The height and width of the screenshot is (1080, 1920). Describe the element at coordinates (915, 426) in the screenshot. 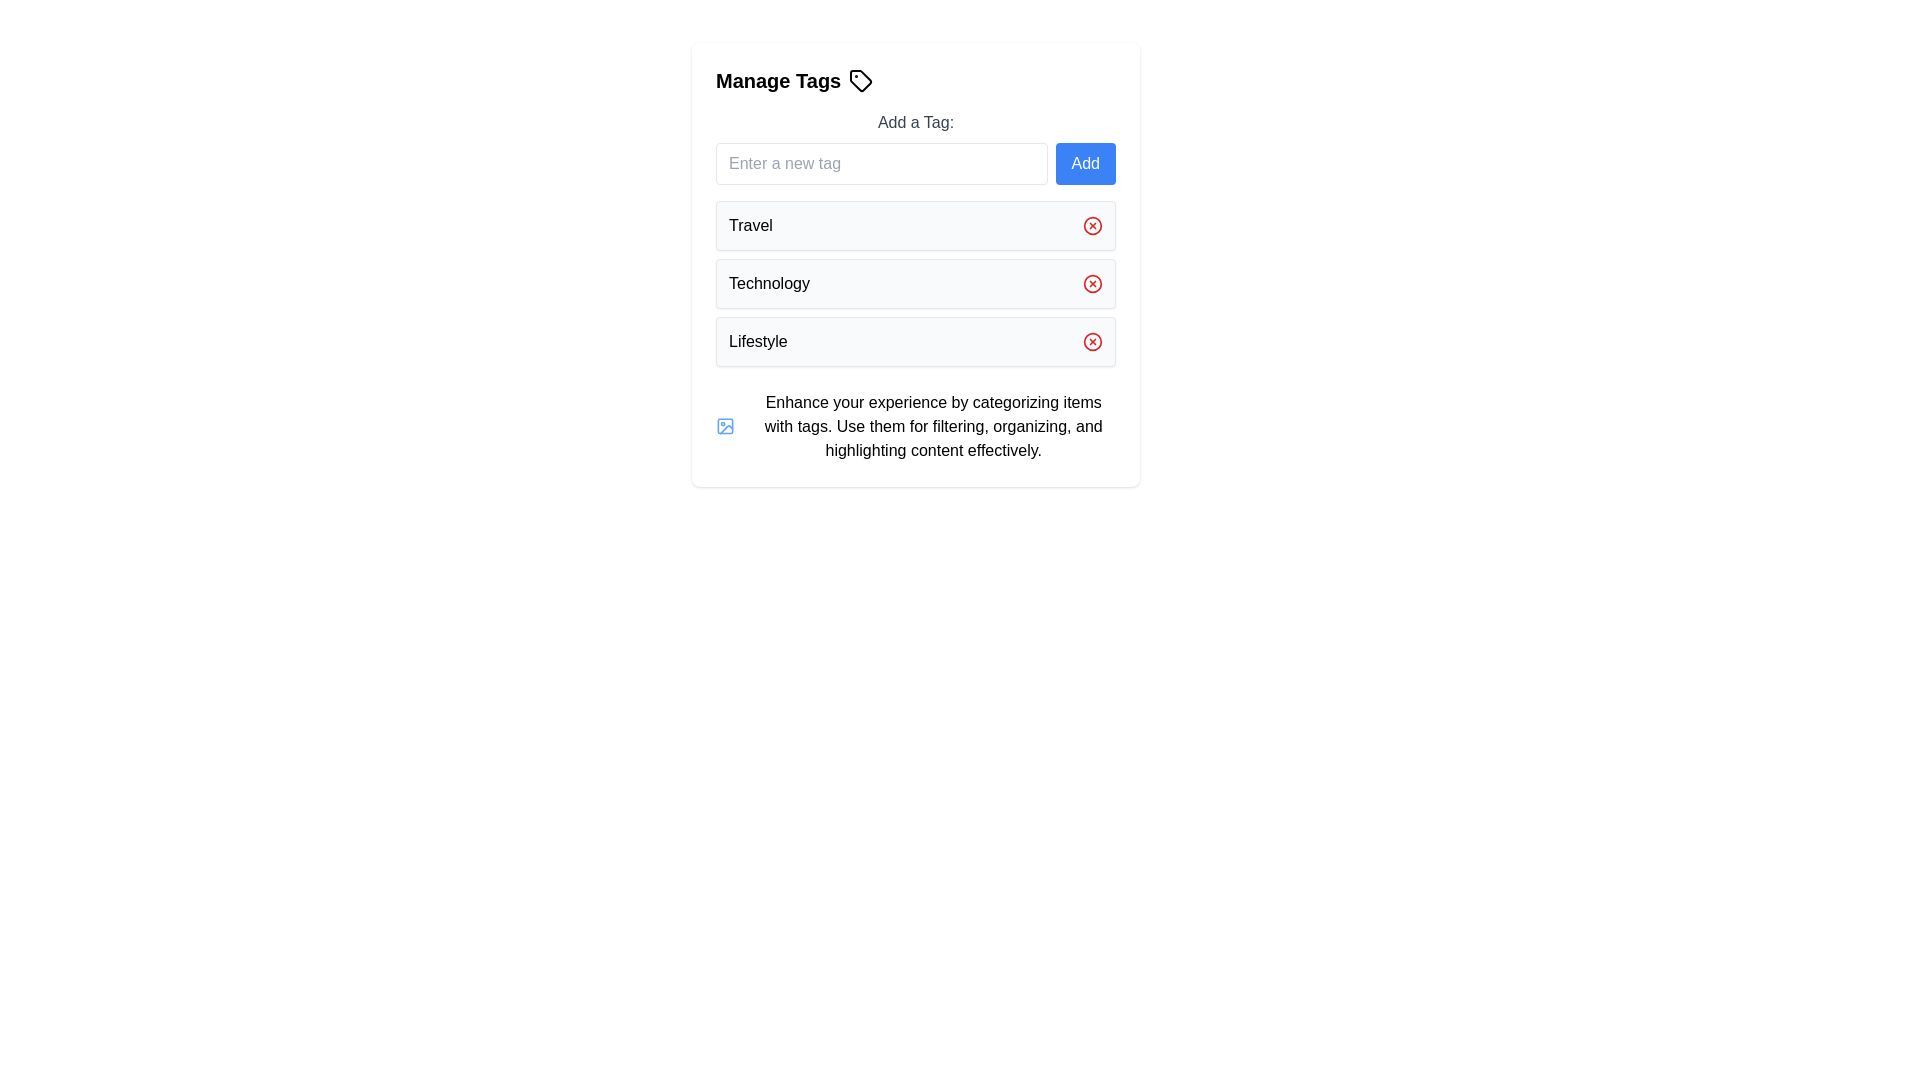

I see `informational content located at the bottom of the 'Manage Tags' card, which provides guidance on categorizing items with tags` at that location.